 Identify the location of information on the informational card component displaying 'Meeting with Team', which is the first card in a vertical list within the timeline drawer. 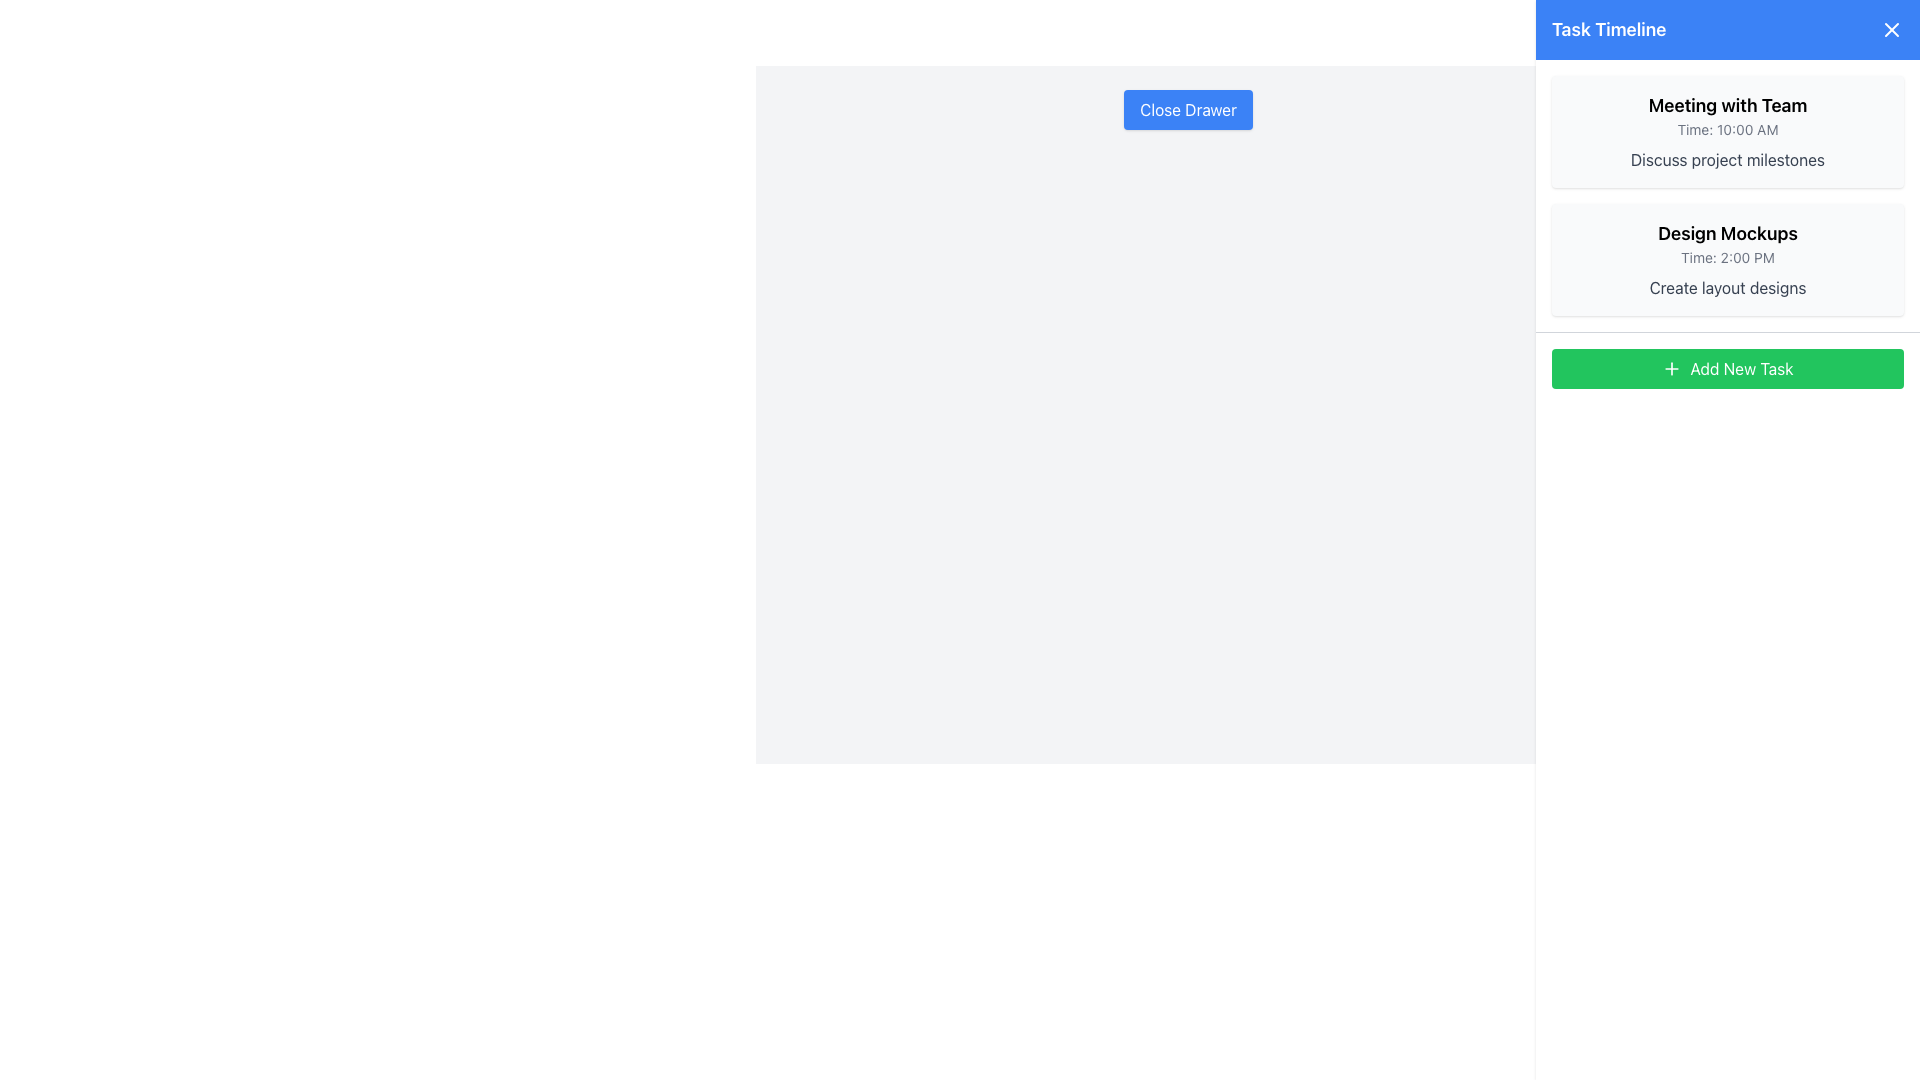
(1727, 131).